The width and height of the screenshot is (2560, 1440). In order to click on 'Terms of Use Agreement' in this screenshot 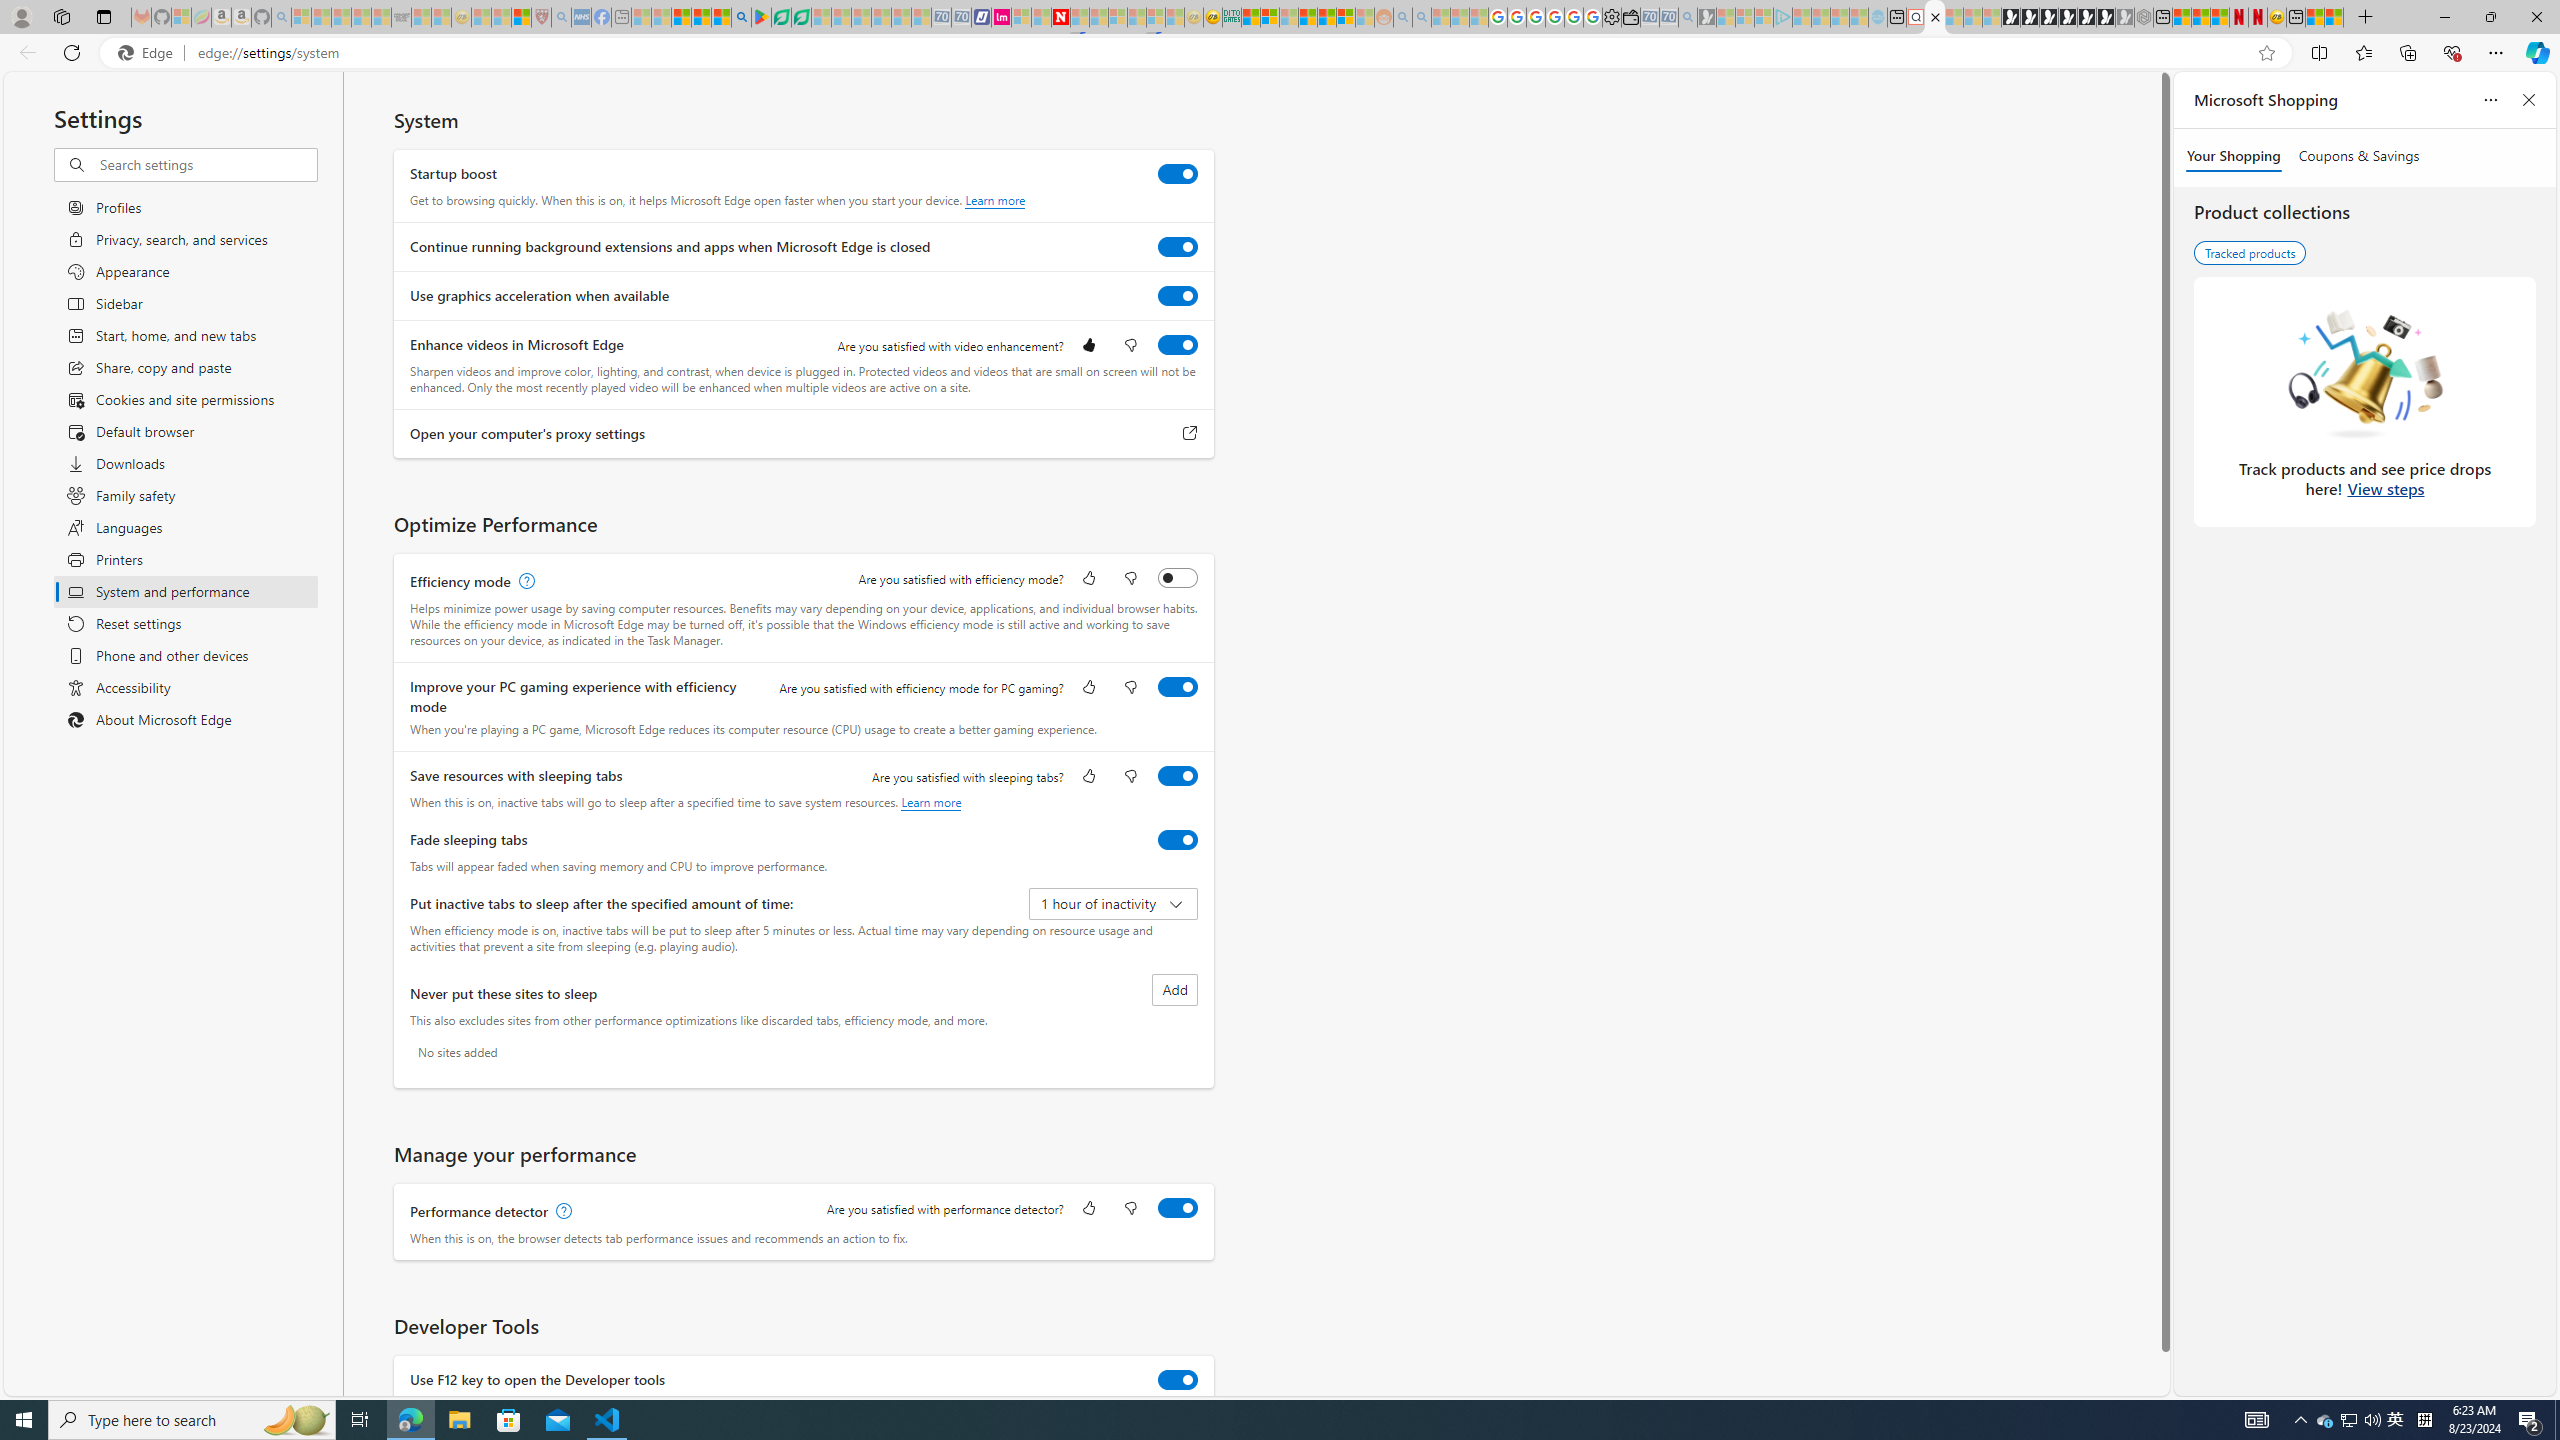, I will do `click(779, 16)`.